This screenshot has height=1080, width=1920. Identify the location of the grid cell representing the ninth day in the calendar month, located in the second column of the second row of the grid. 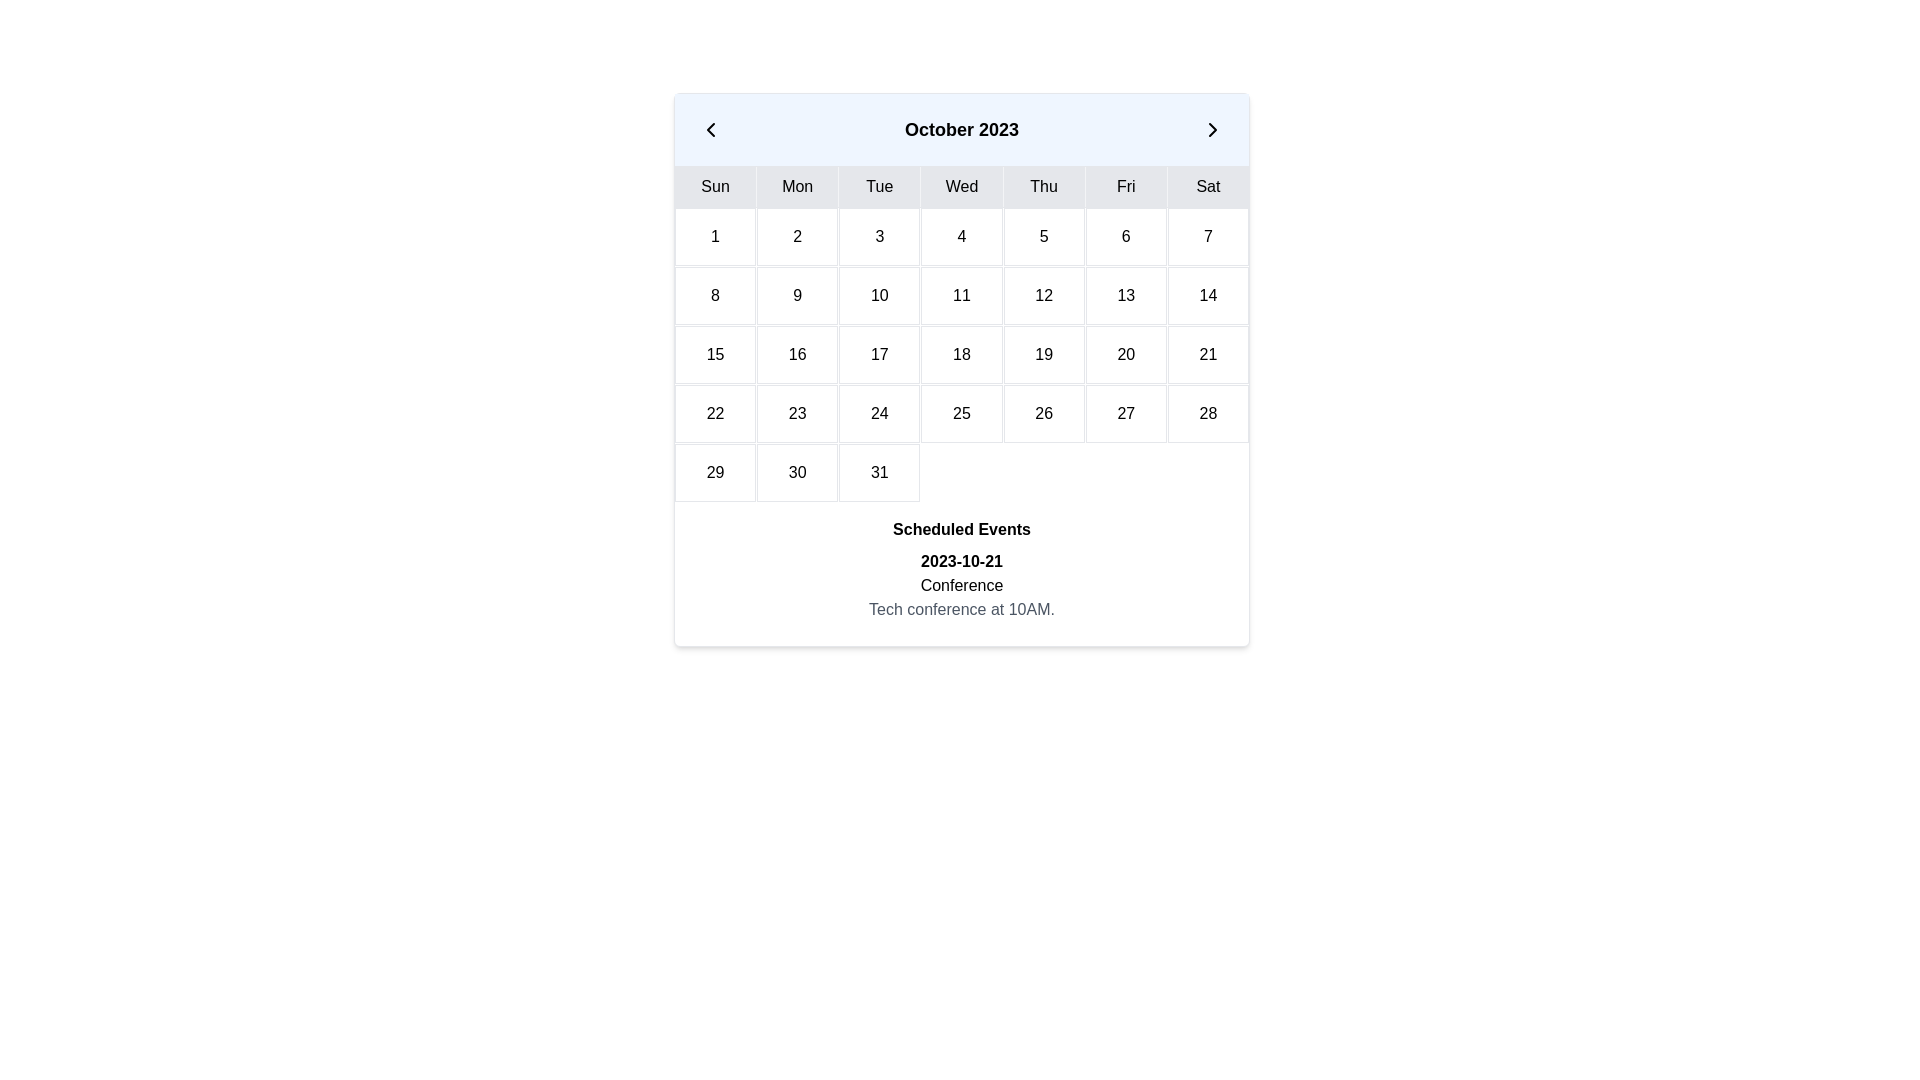
(796, 296).